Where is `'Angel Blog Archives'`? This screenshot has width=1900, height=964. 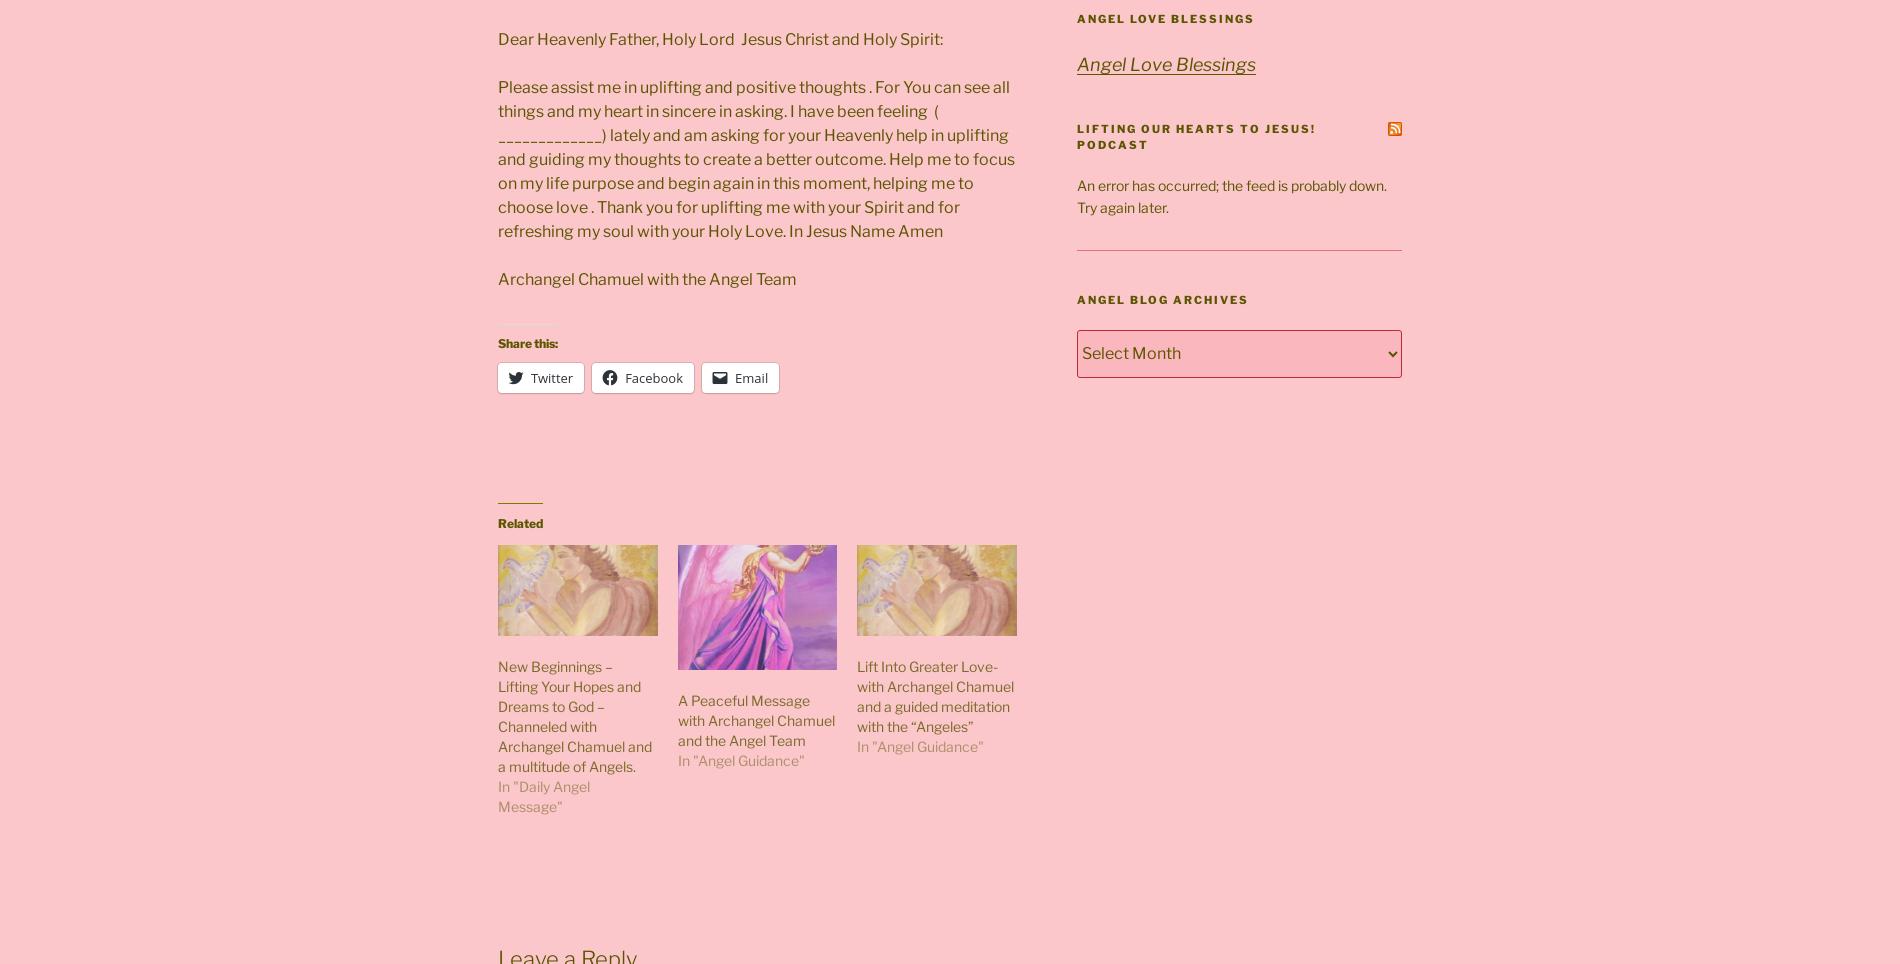
'Angel Blog Archives' is located at coordinates (1162, 299).